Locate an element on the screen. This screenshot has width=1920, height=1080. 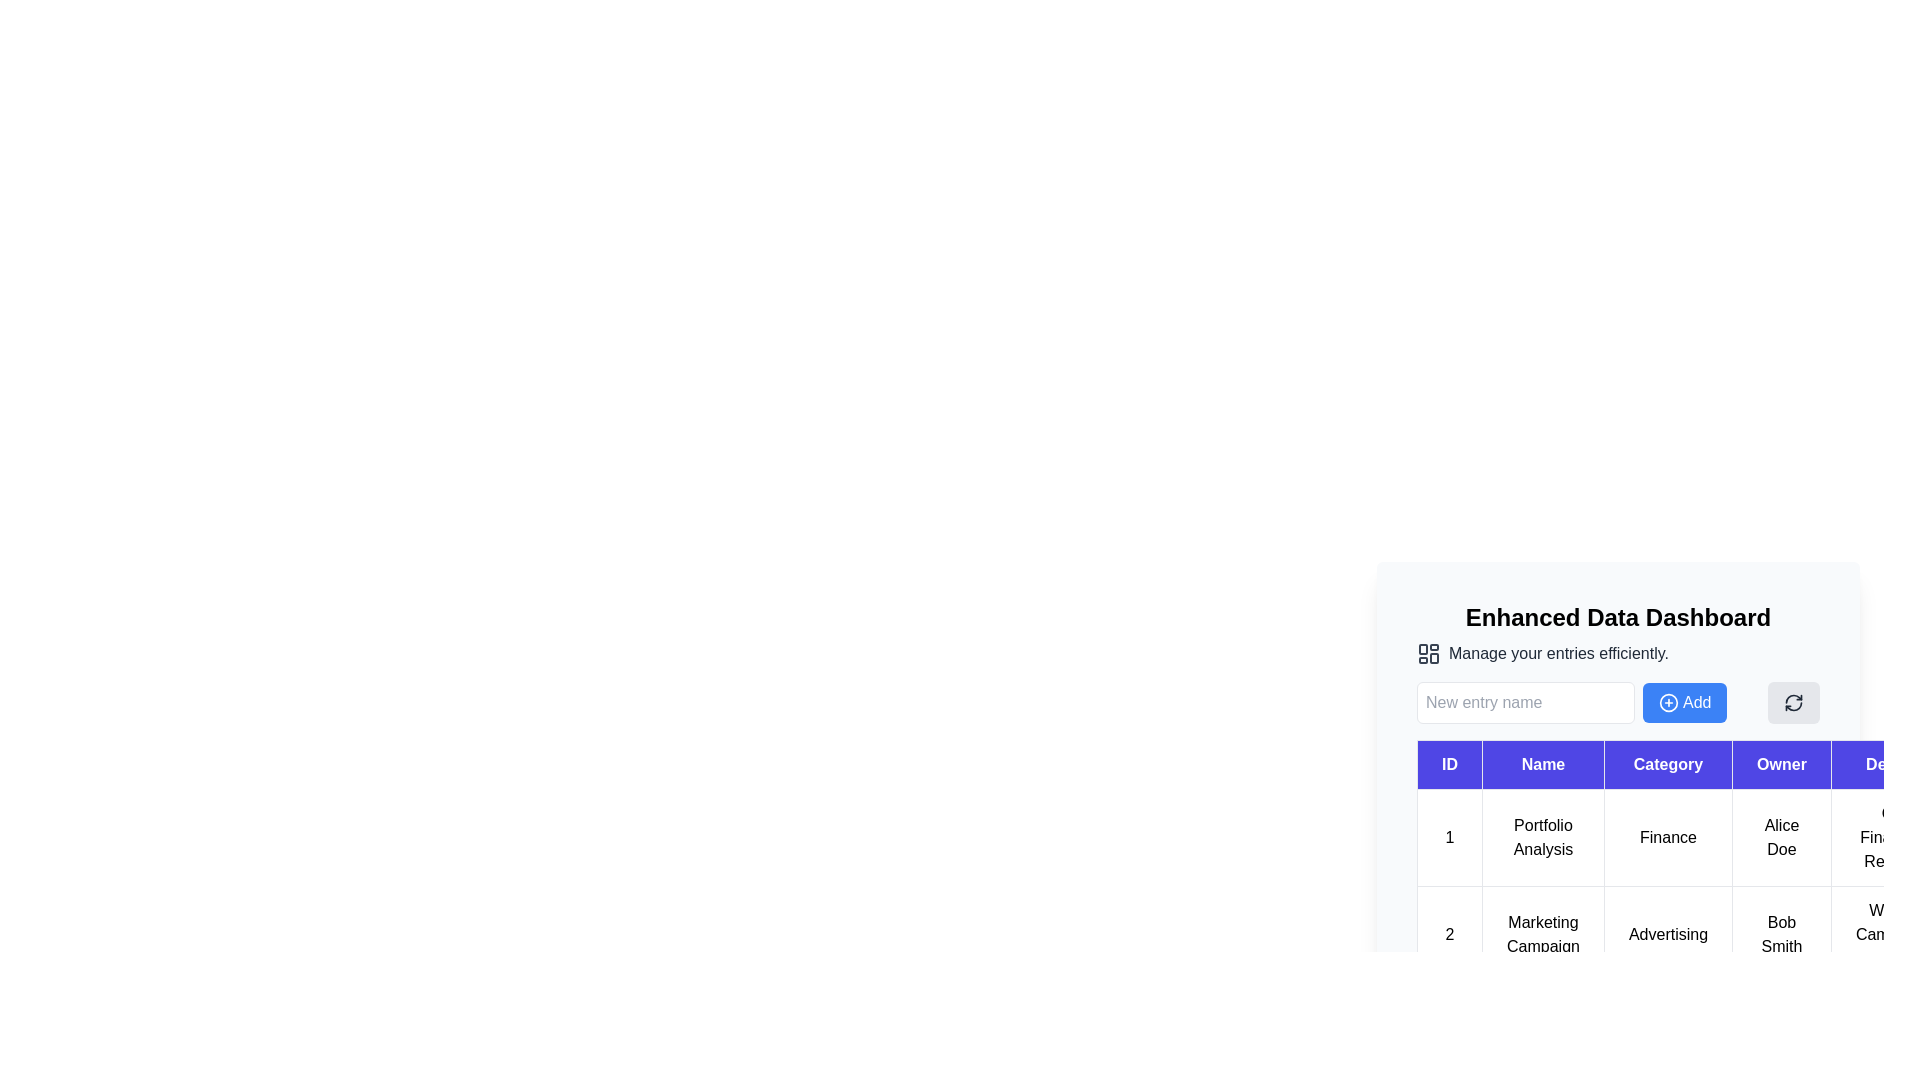
the blue button with rounded corners labeled 'Add' is located at coordinates (1684, 701).